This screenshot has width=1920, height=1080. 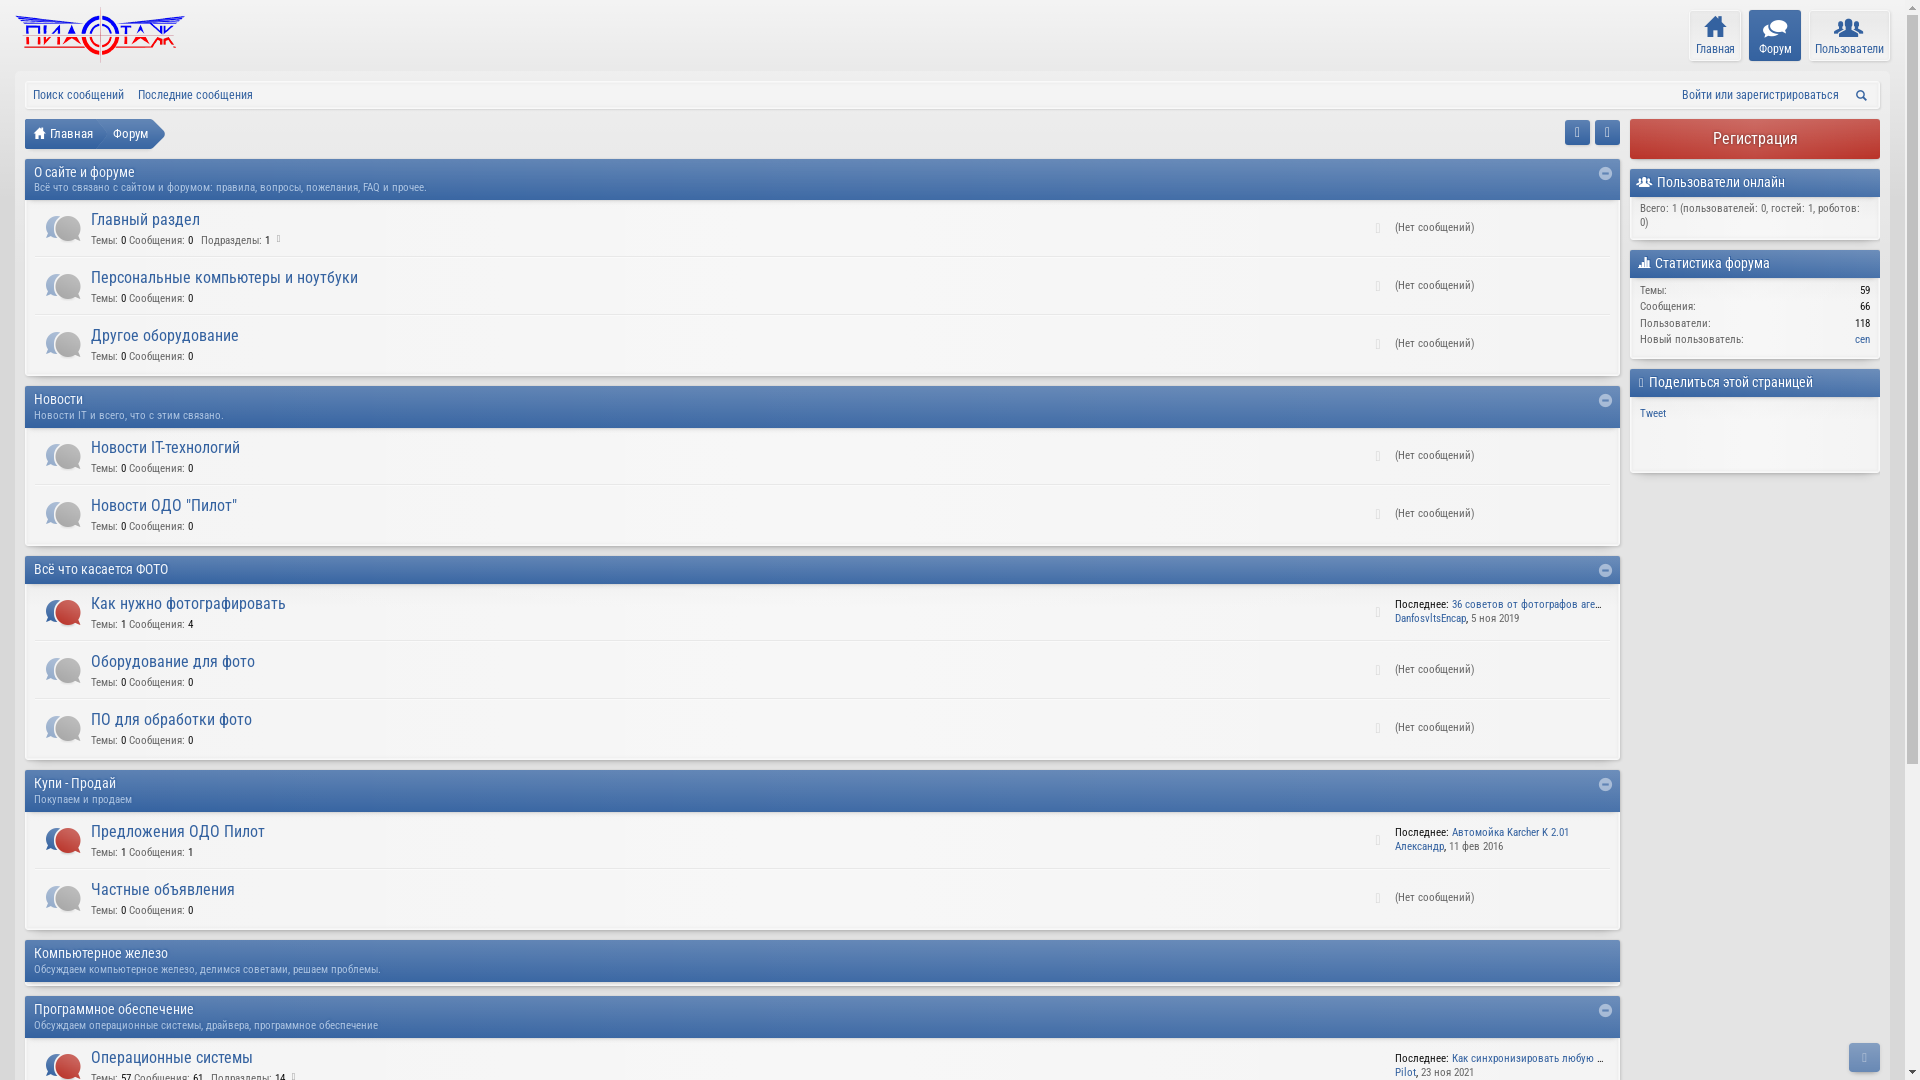 I want to click on 'Pilot', so click(x=1394, y=1071).